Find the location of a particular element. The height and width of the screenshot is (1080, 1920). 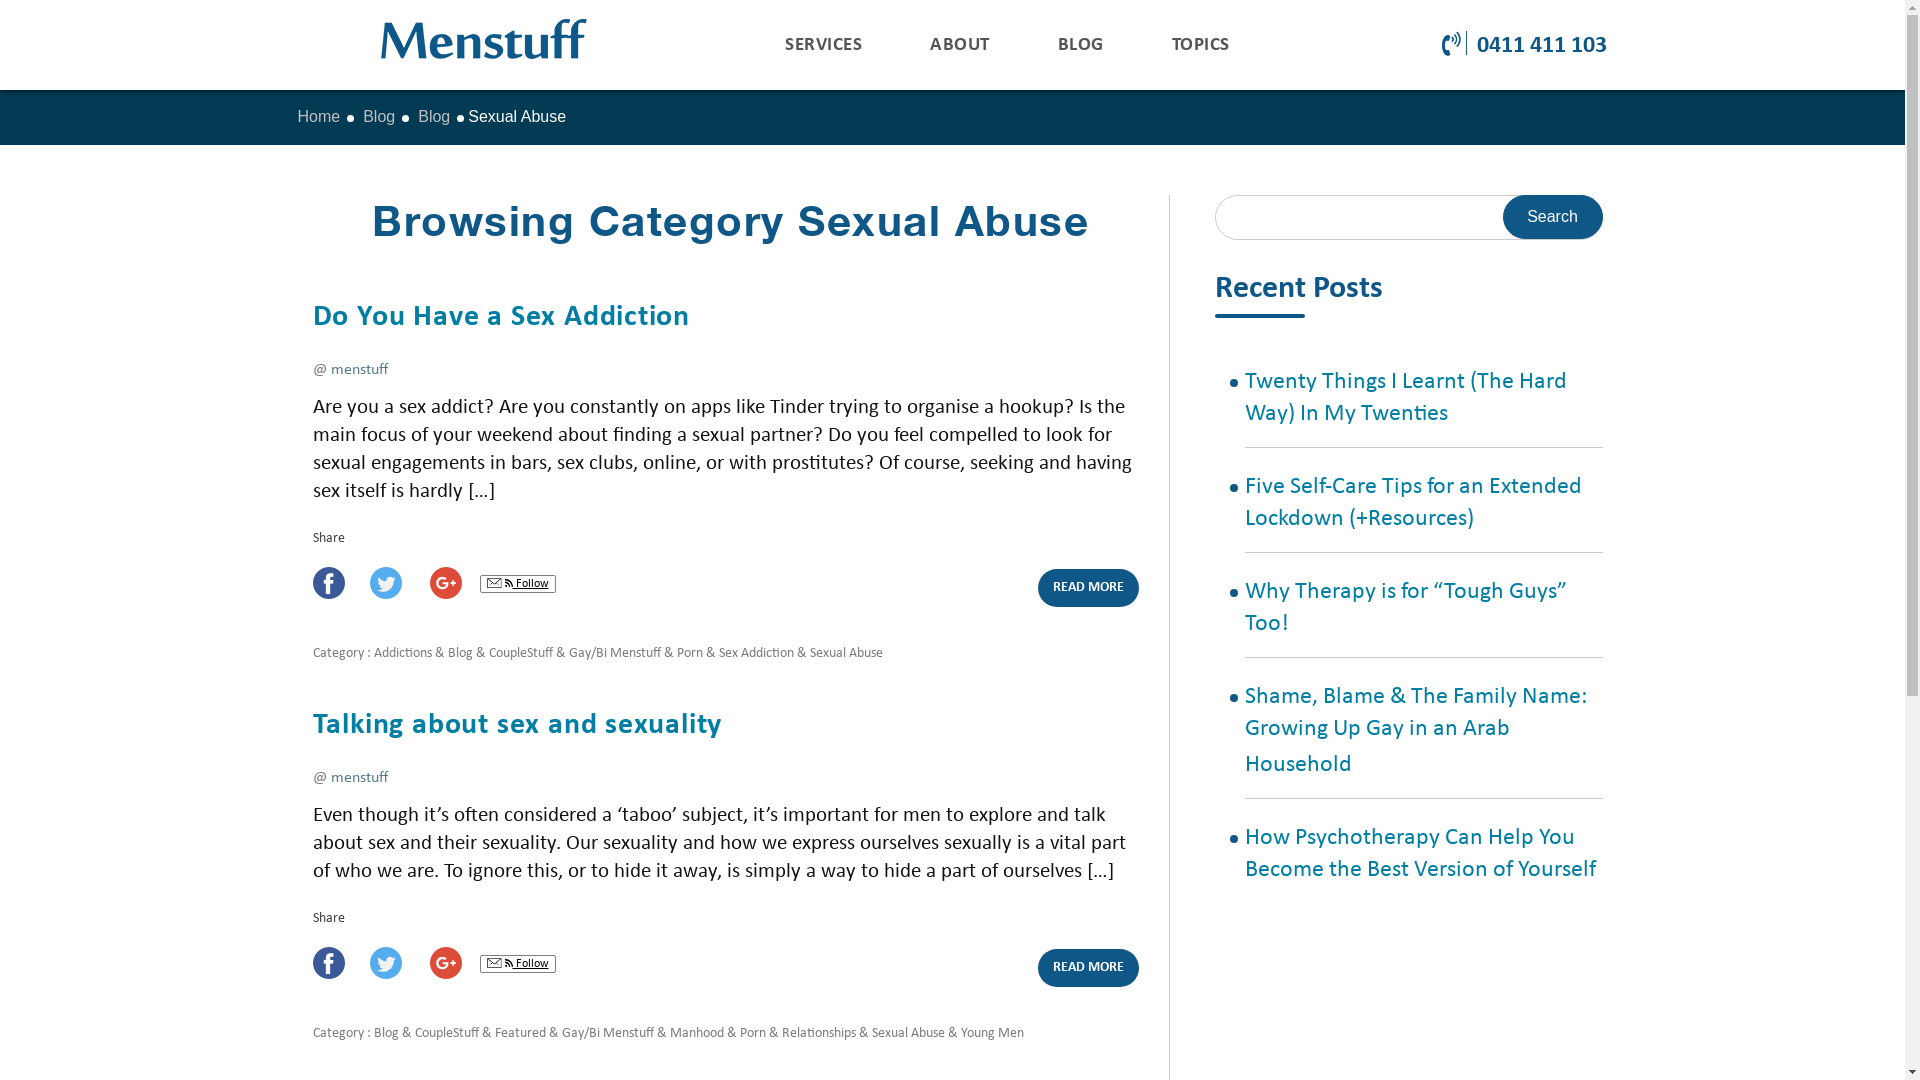

'Talking about sex and sexuality' is located at coordinates (517, 725).